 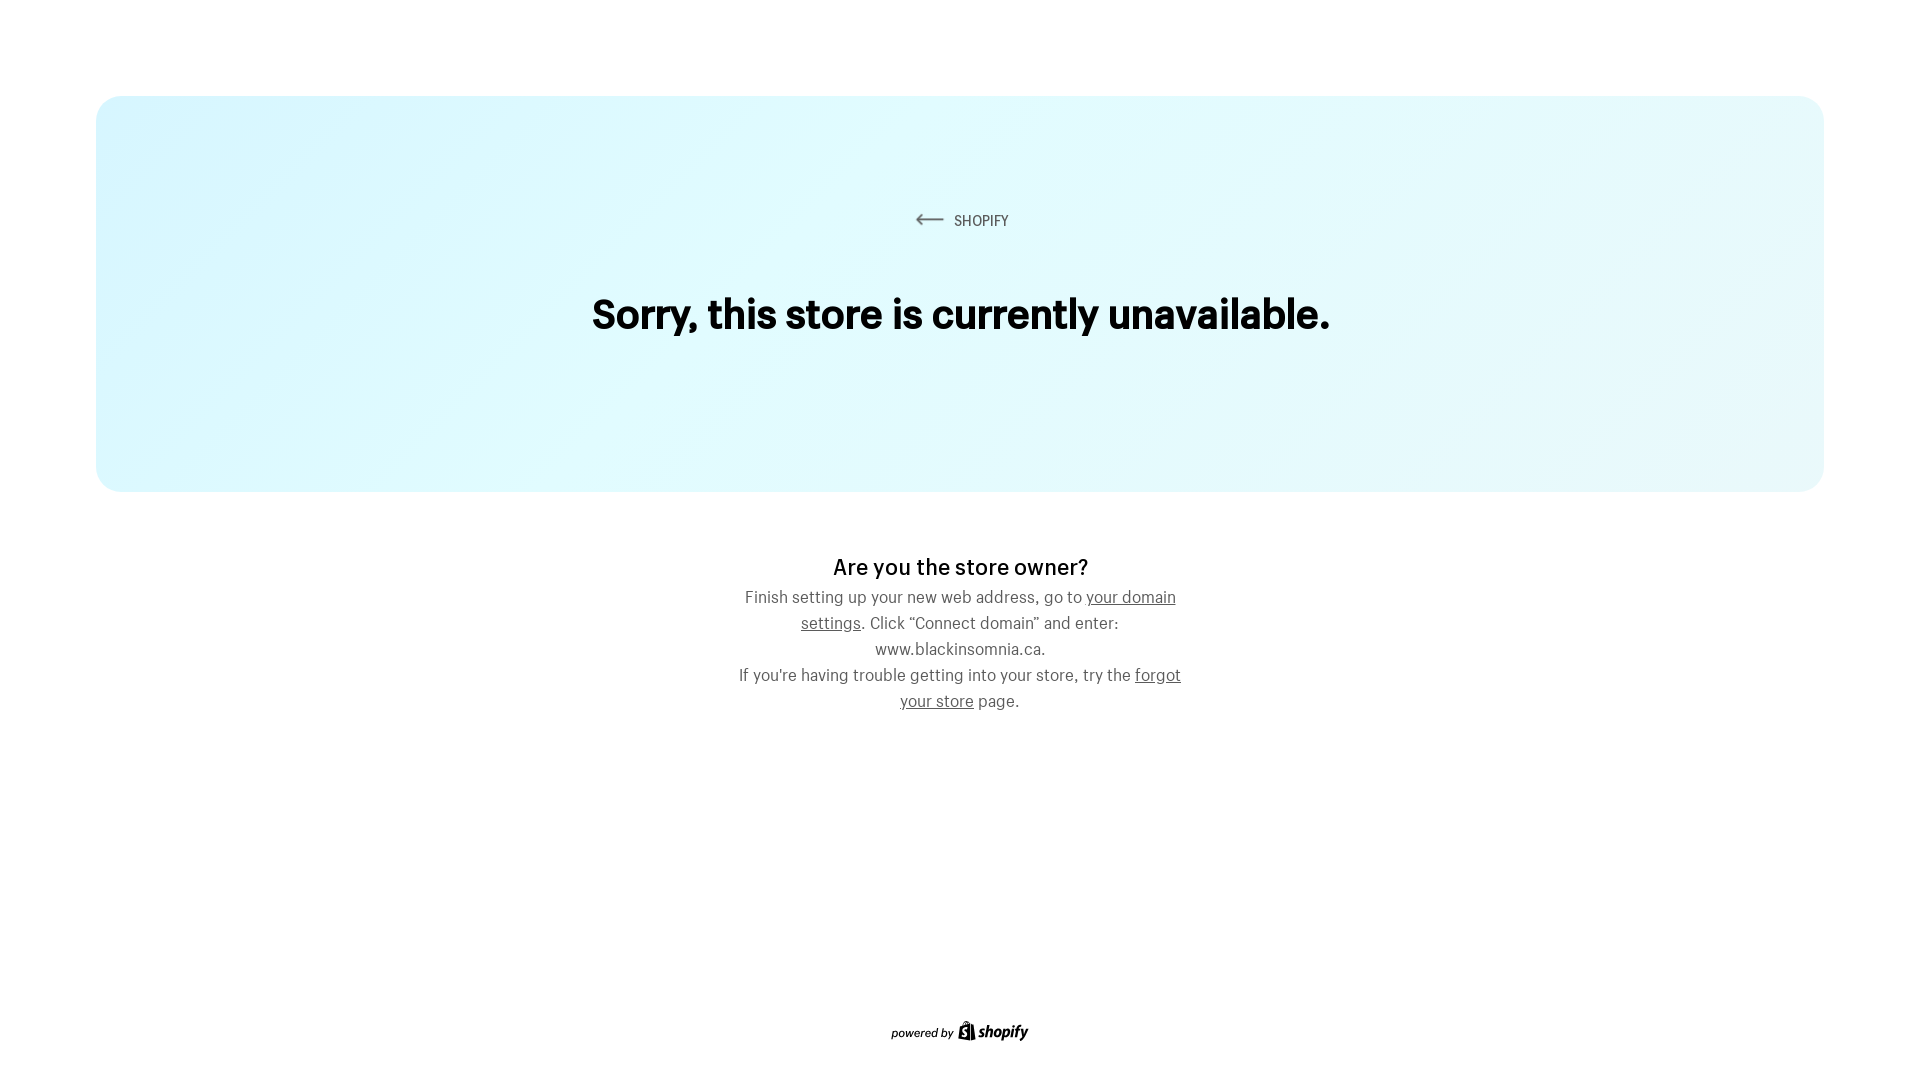 I want to click on 'SHOPIFY', so click(x=960, y=220).